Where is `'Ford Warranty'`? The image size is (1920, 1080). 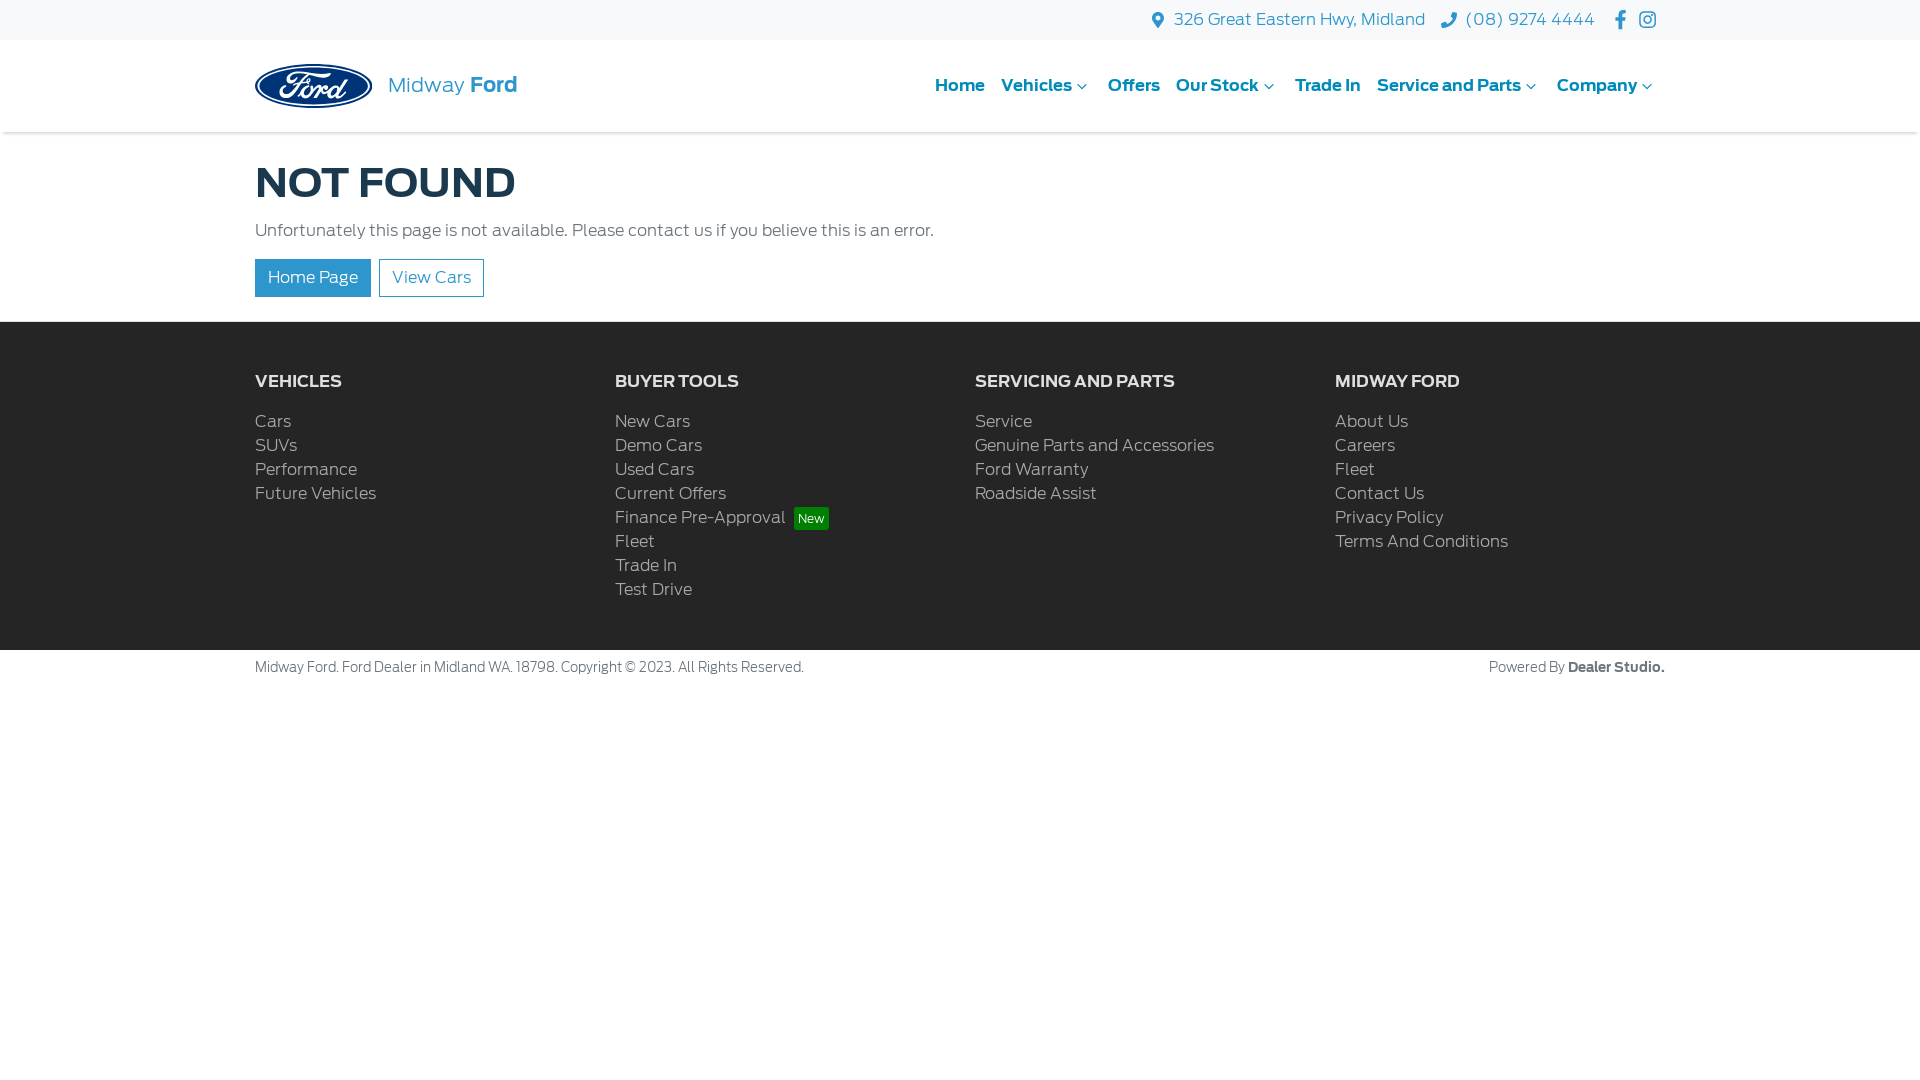 'Ford Warranty' is located at coordinates (1031, 469).